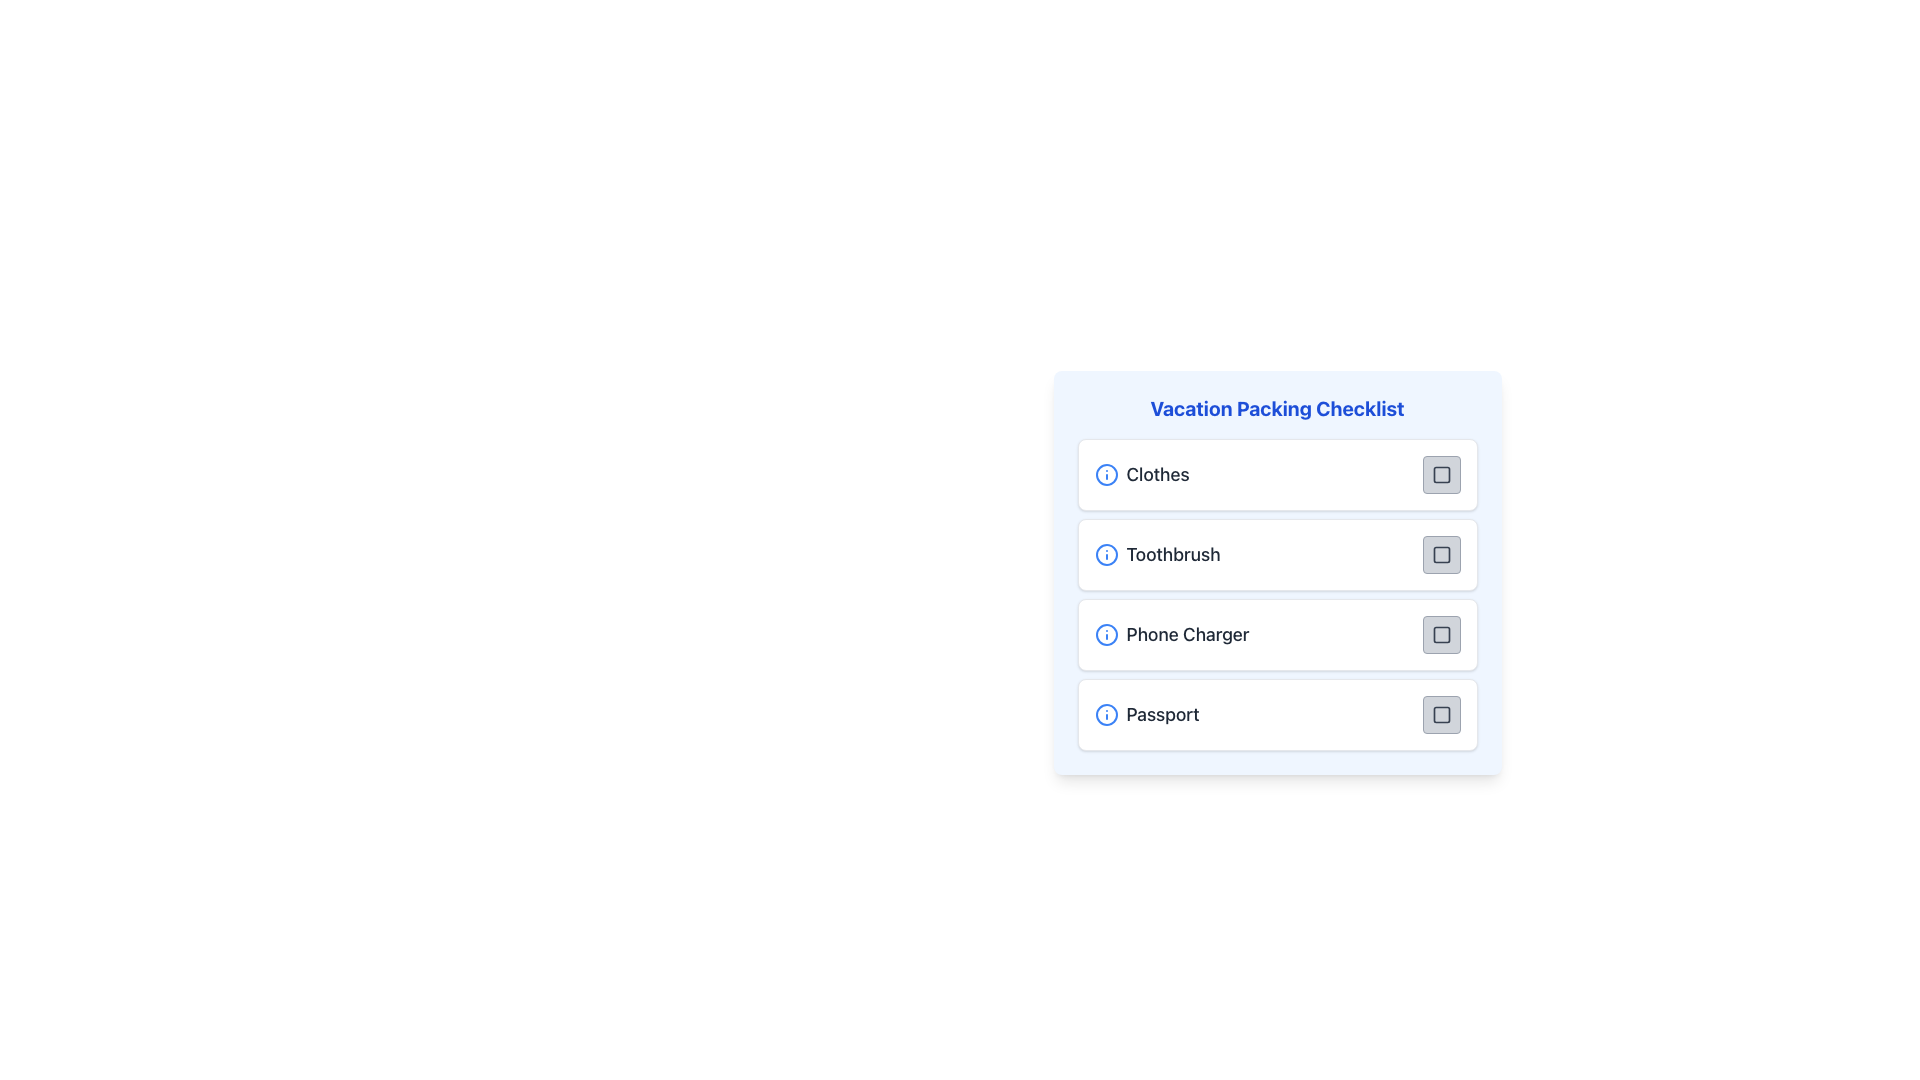 This screenshot has height=1080, width=1920. I want to click on the Checkbox icon located at the far right of the 'Clothes' line in the Vacation Packing Checklist, so click(1441, 474).